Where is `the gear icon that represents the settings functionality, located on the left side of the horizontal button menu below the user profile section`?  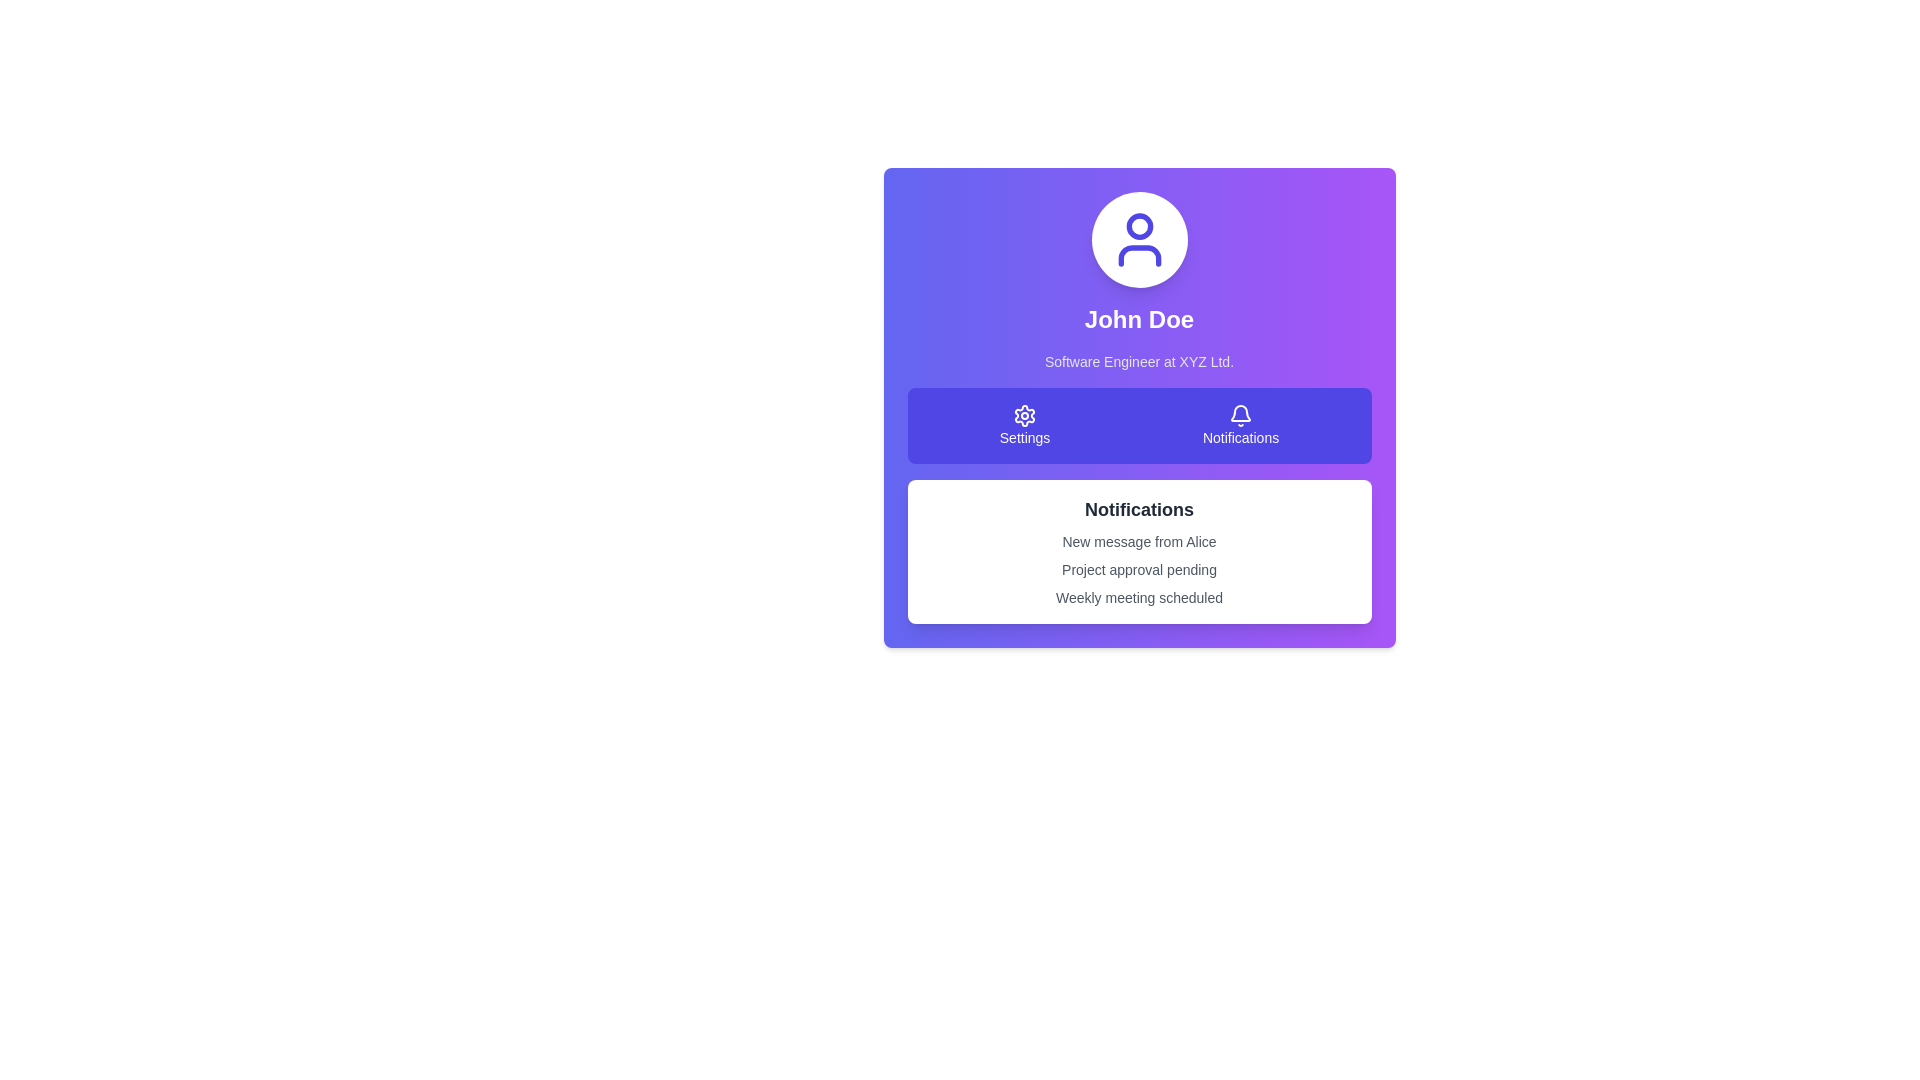
the gear icon that represents the settings functionality, located on the left side of the horizontal button menu below the user profile section is located at coordinates (1025, 415).